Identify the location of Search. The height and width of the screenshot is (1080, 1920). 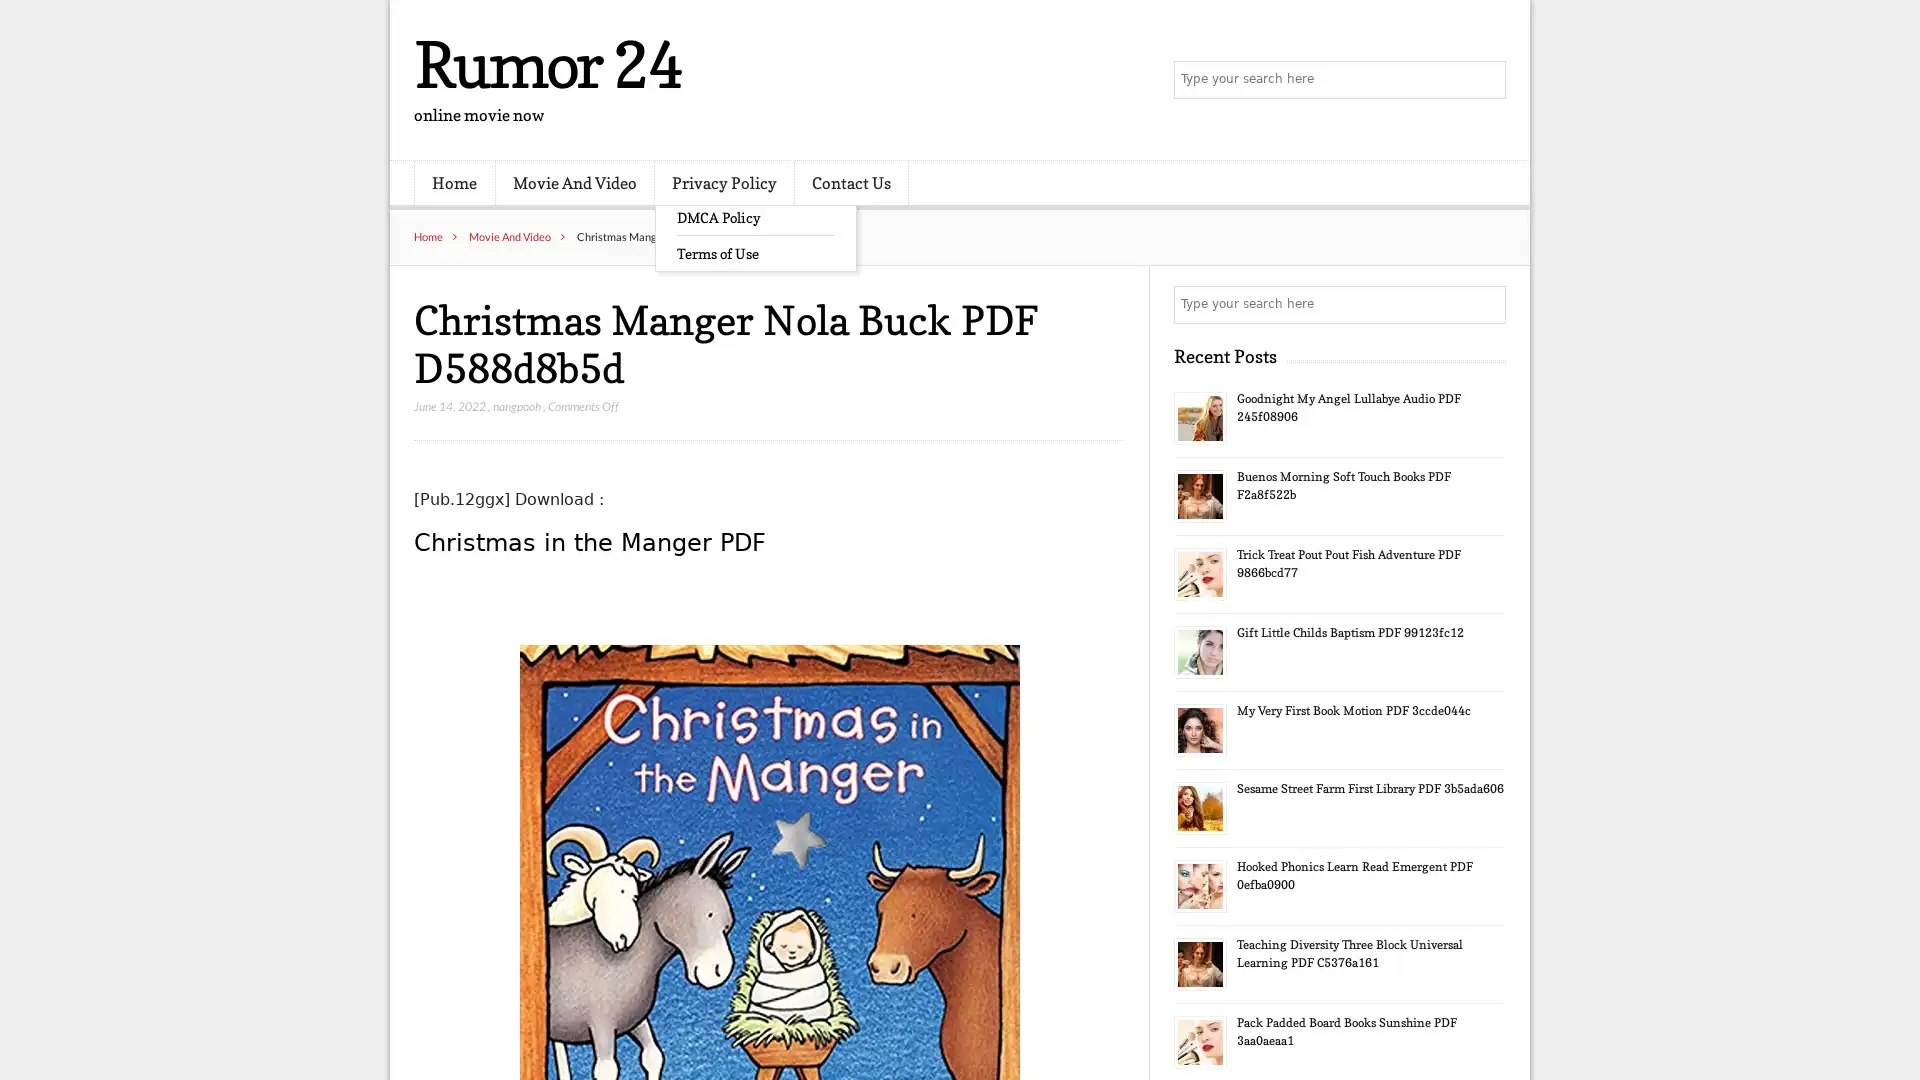
(1485, 304).